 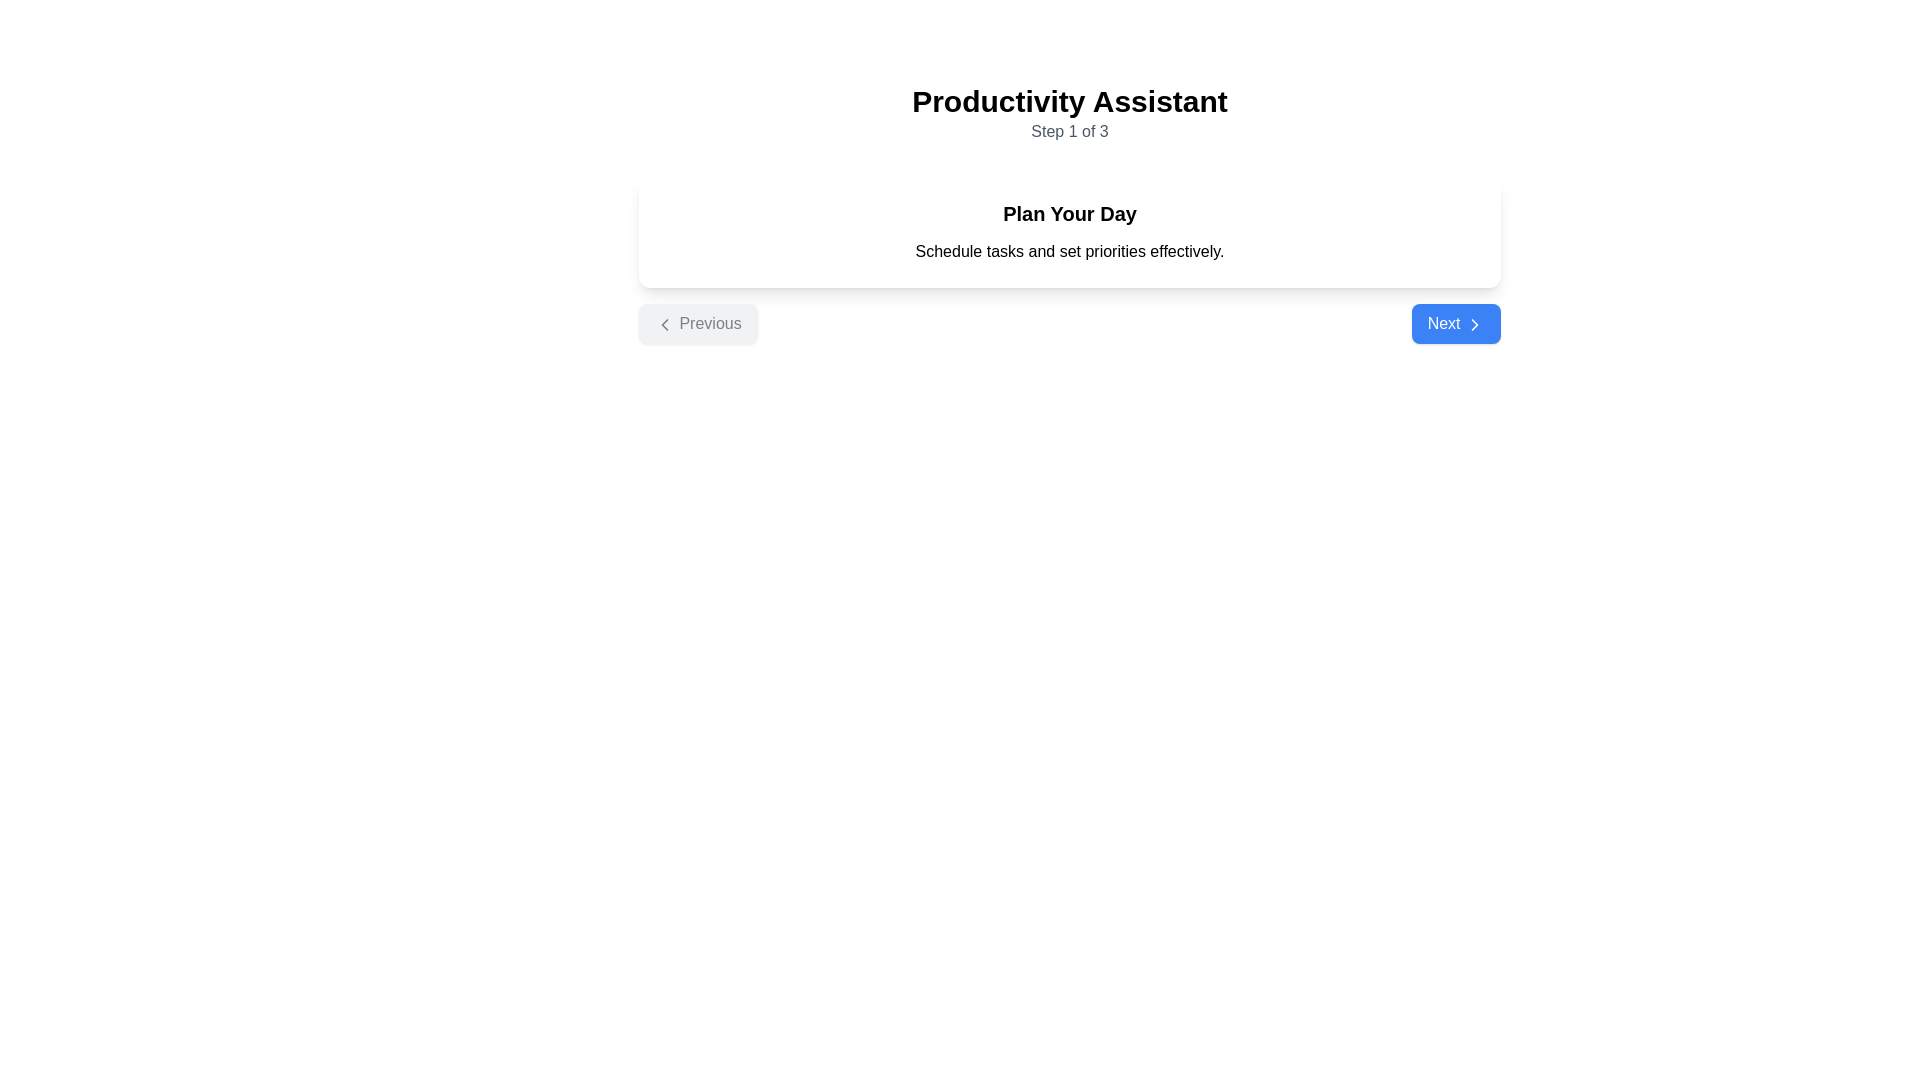 What do you see at coordinates (1474, 323) in the screenshot?
I see `the rightward chevron icon of the Vector graphics, which is located on the right side of the blue 'Next' button` at bounding box center [1474, 323].